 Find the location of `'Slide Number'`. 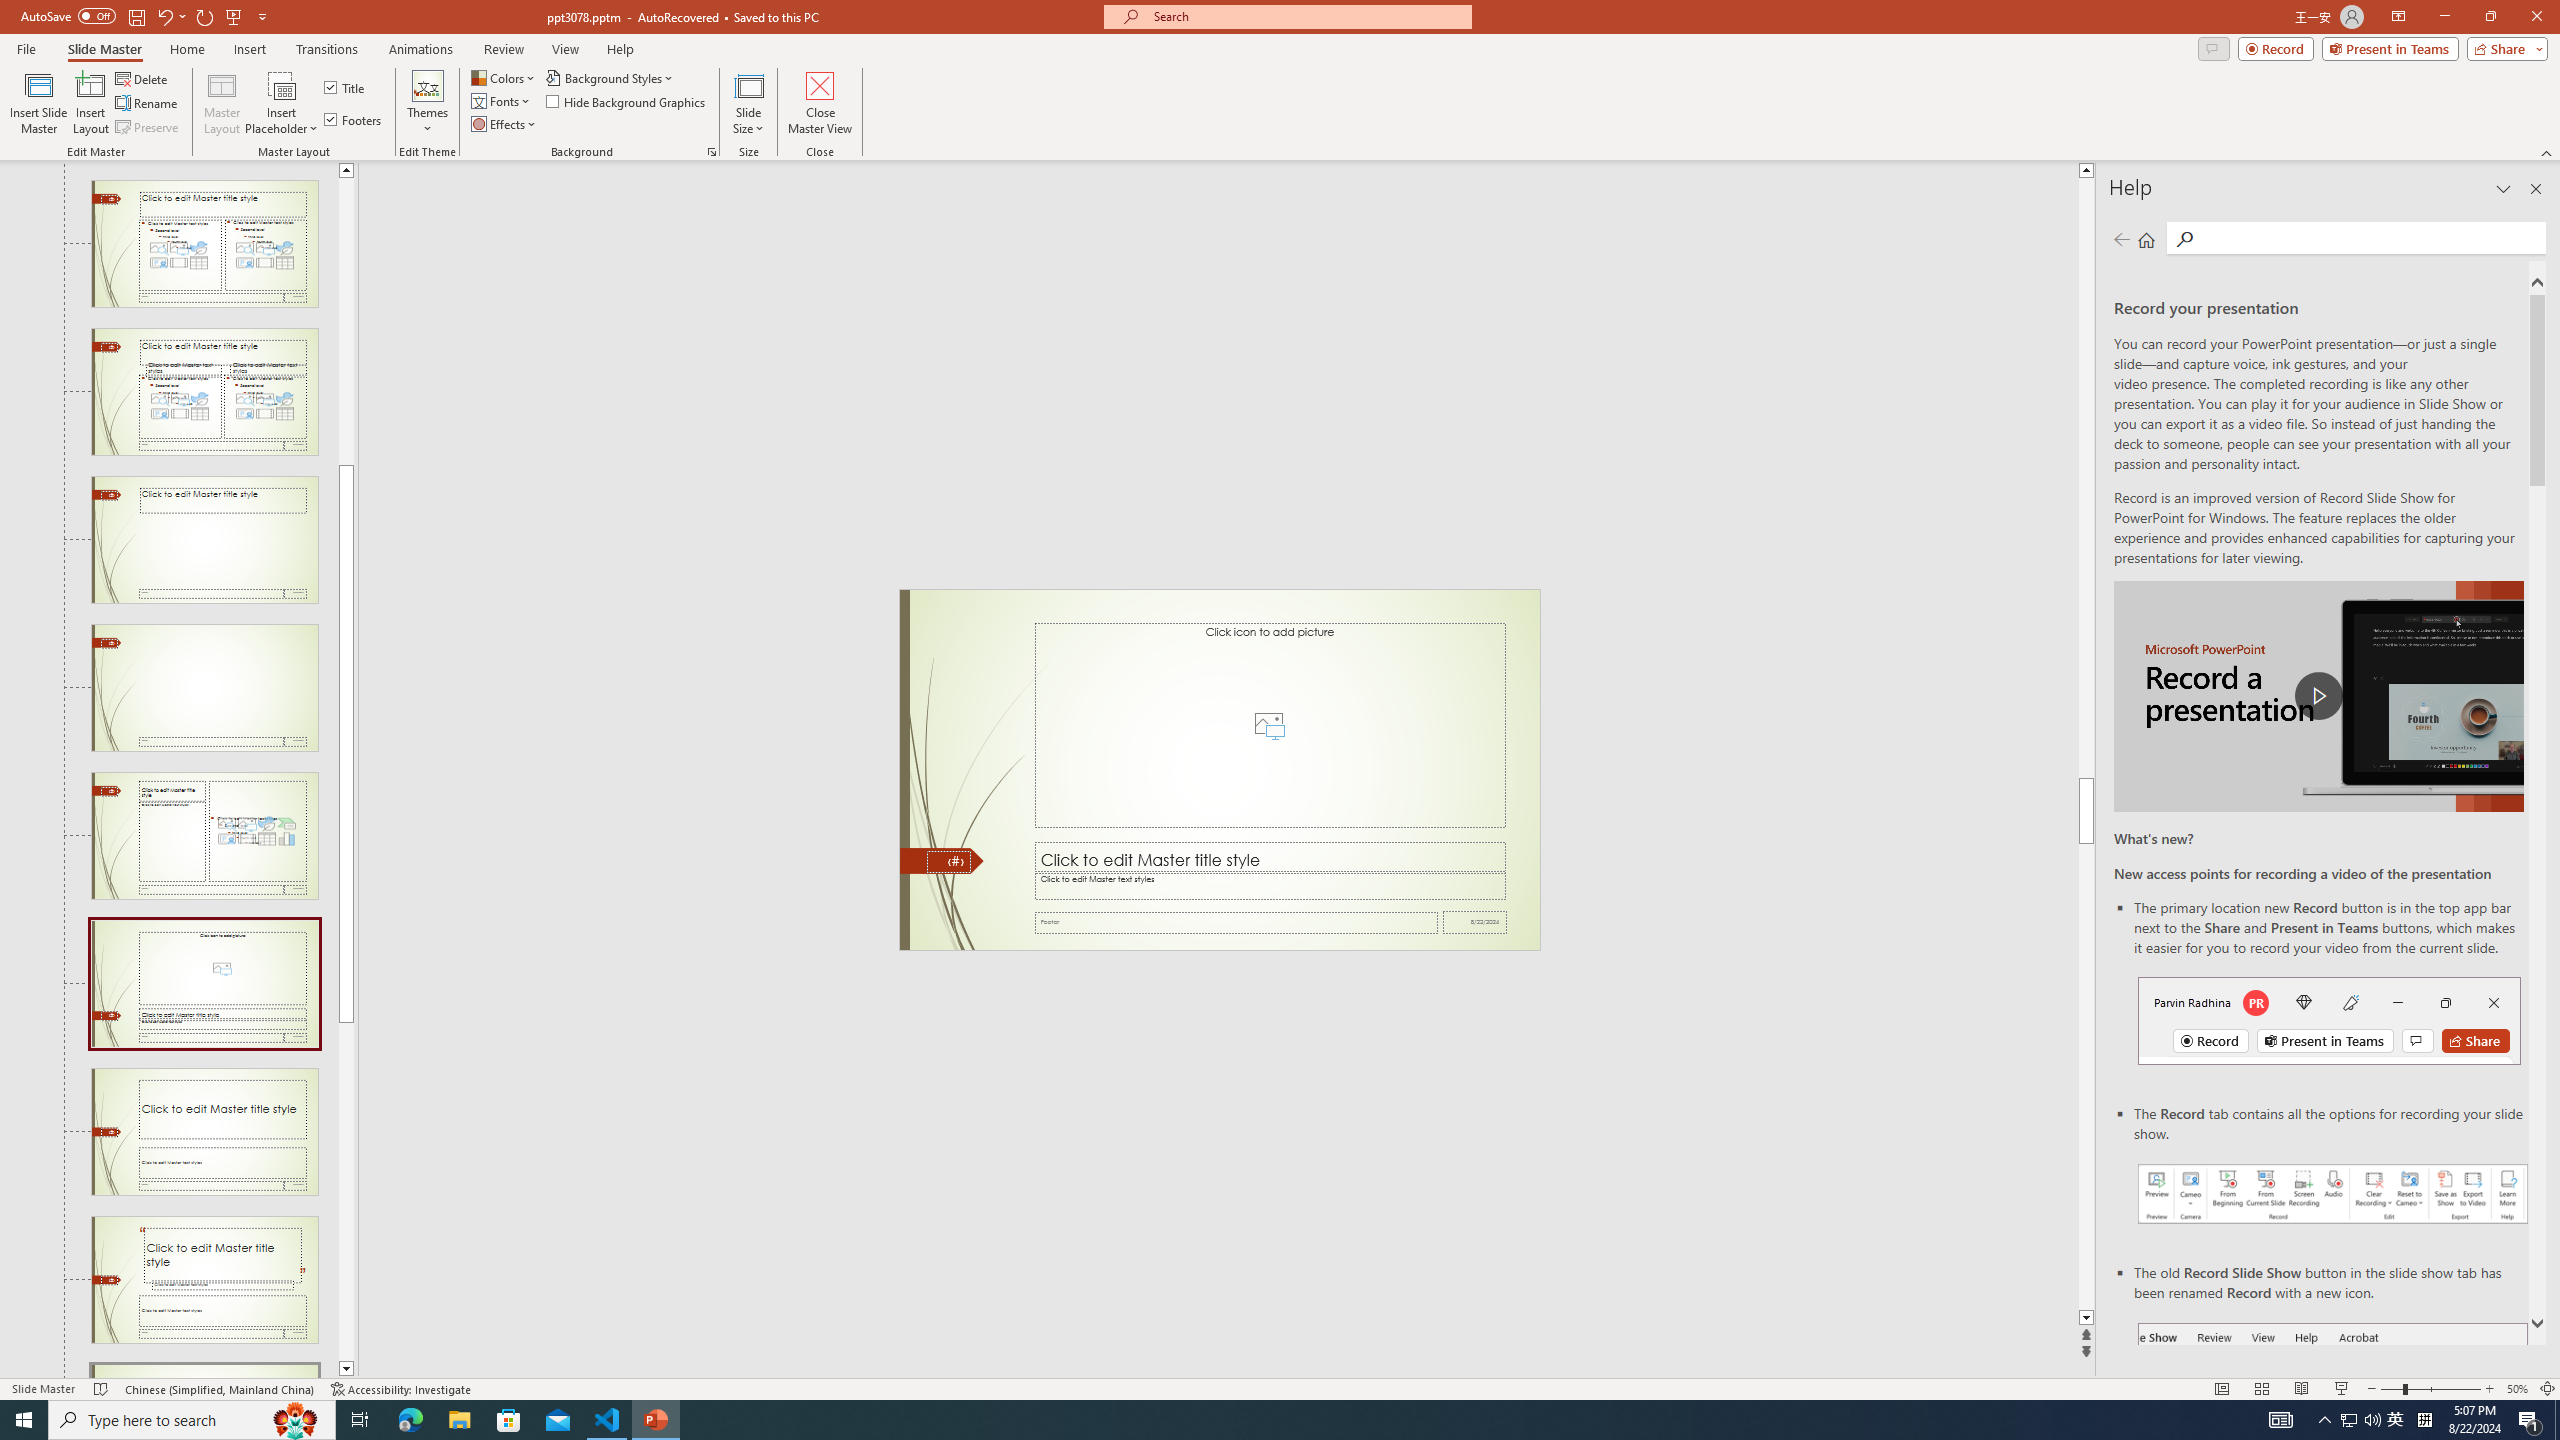

'Slide Number' is located at coordinates (947, 861).